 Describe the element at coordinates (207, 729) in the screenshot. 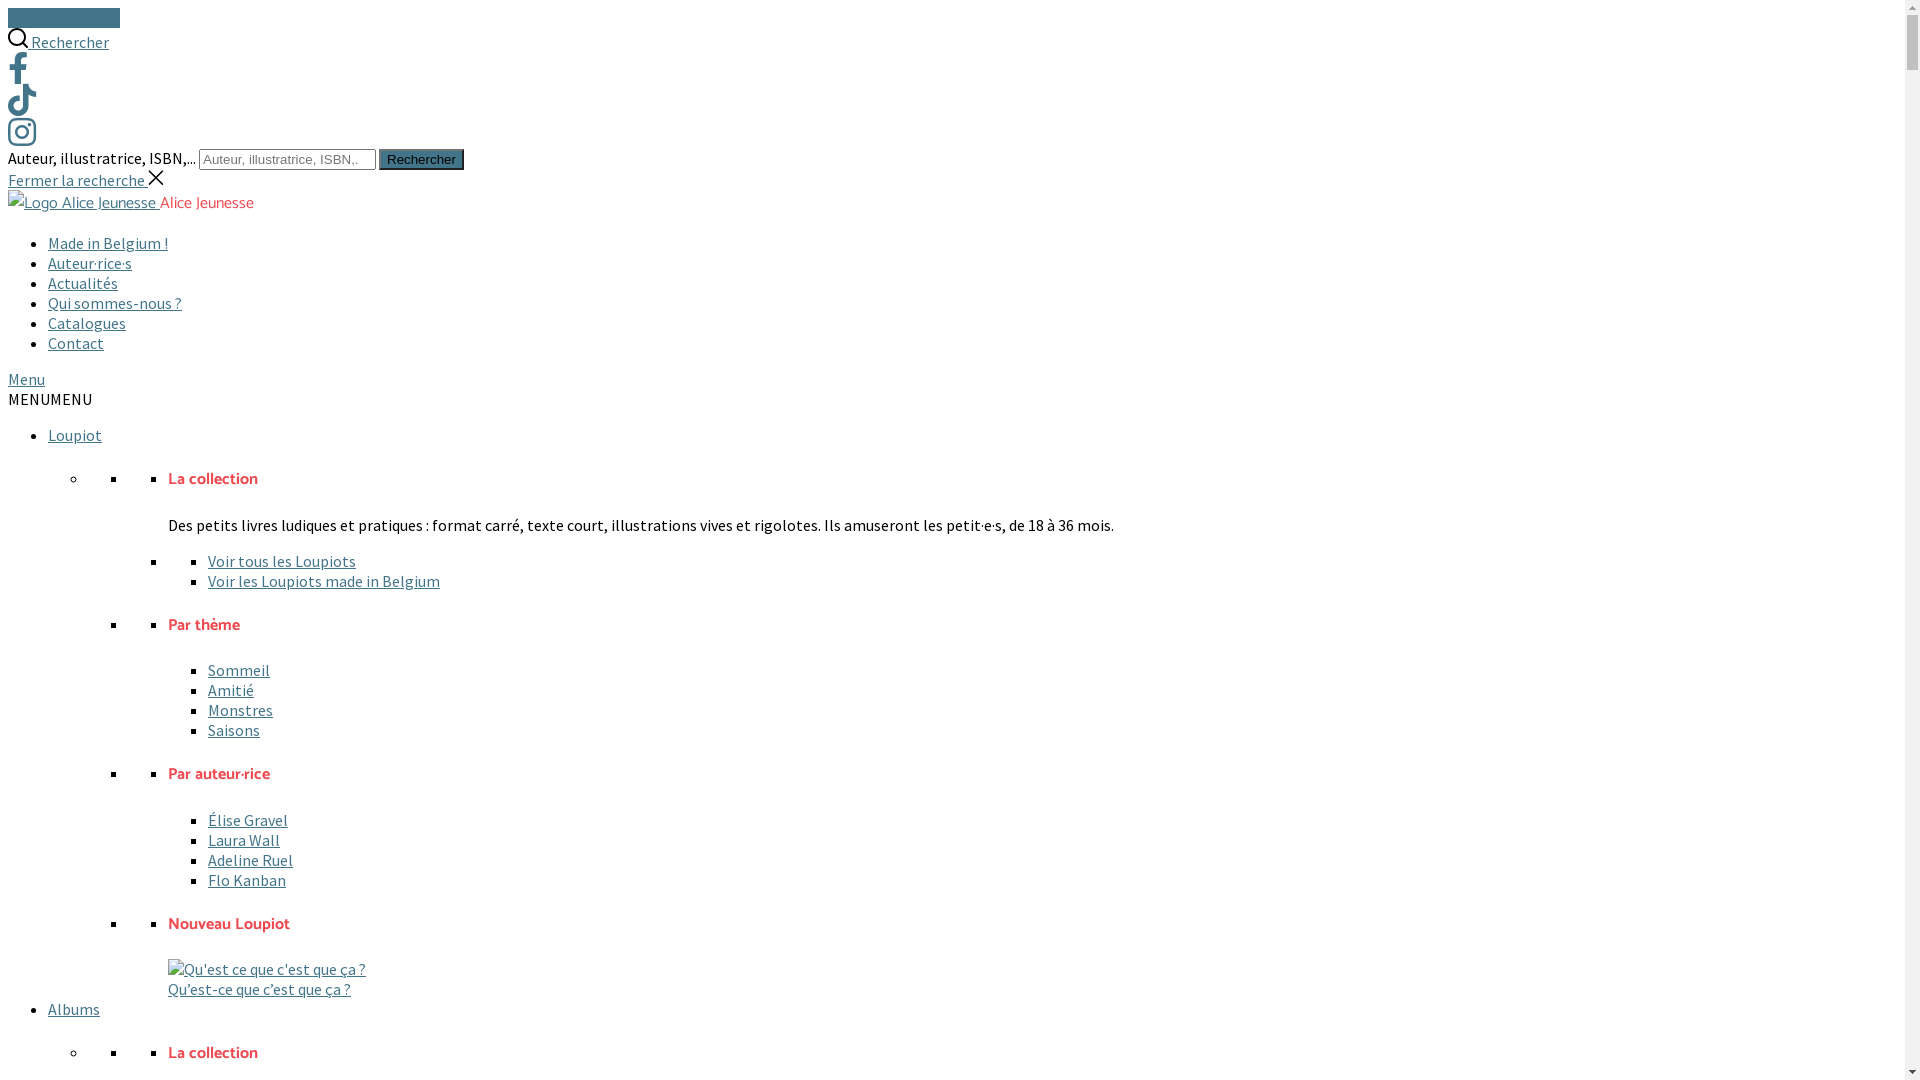

I see `'Saisons'` at that location.